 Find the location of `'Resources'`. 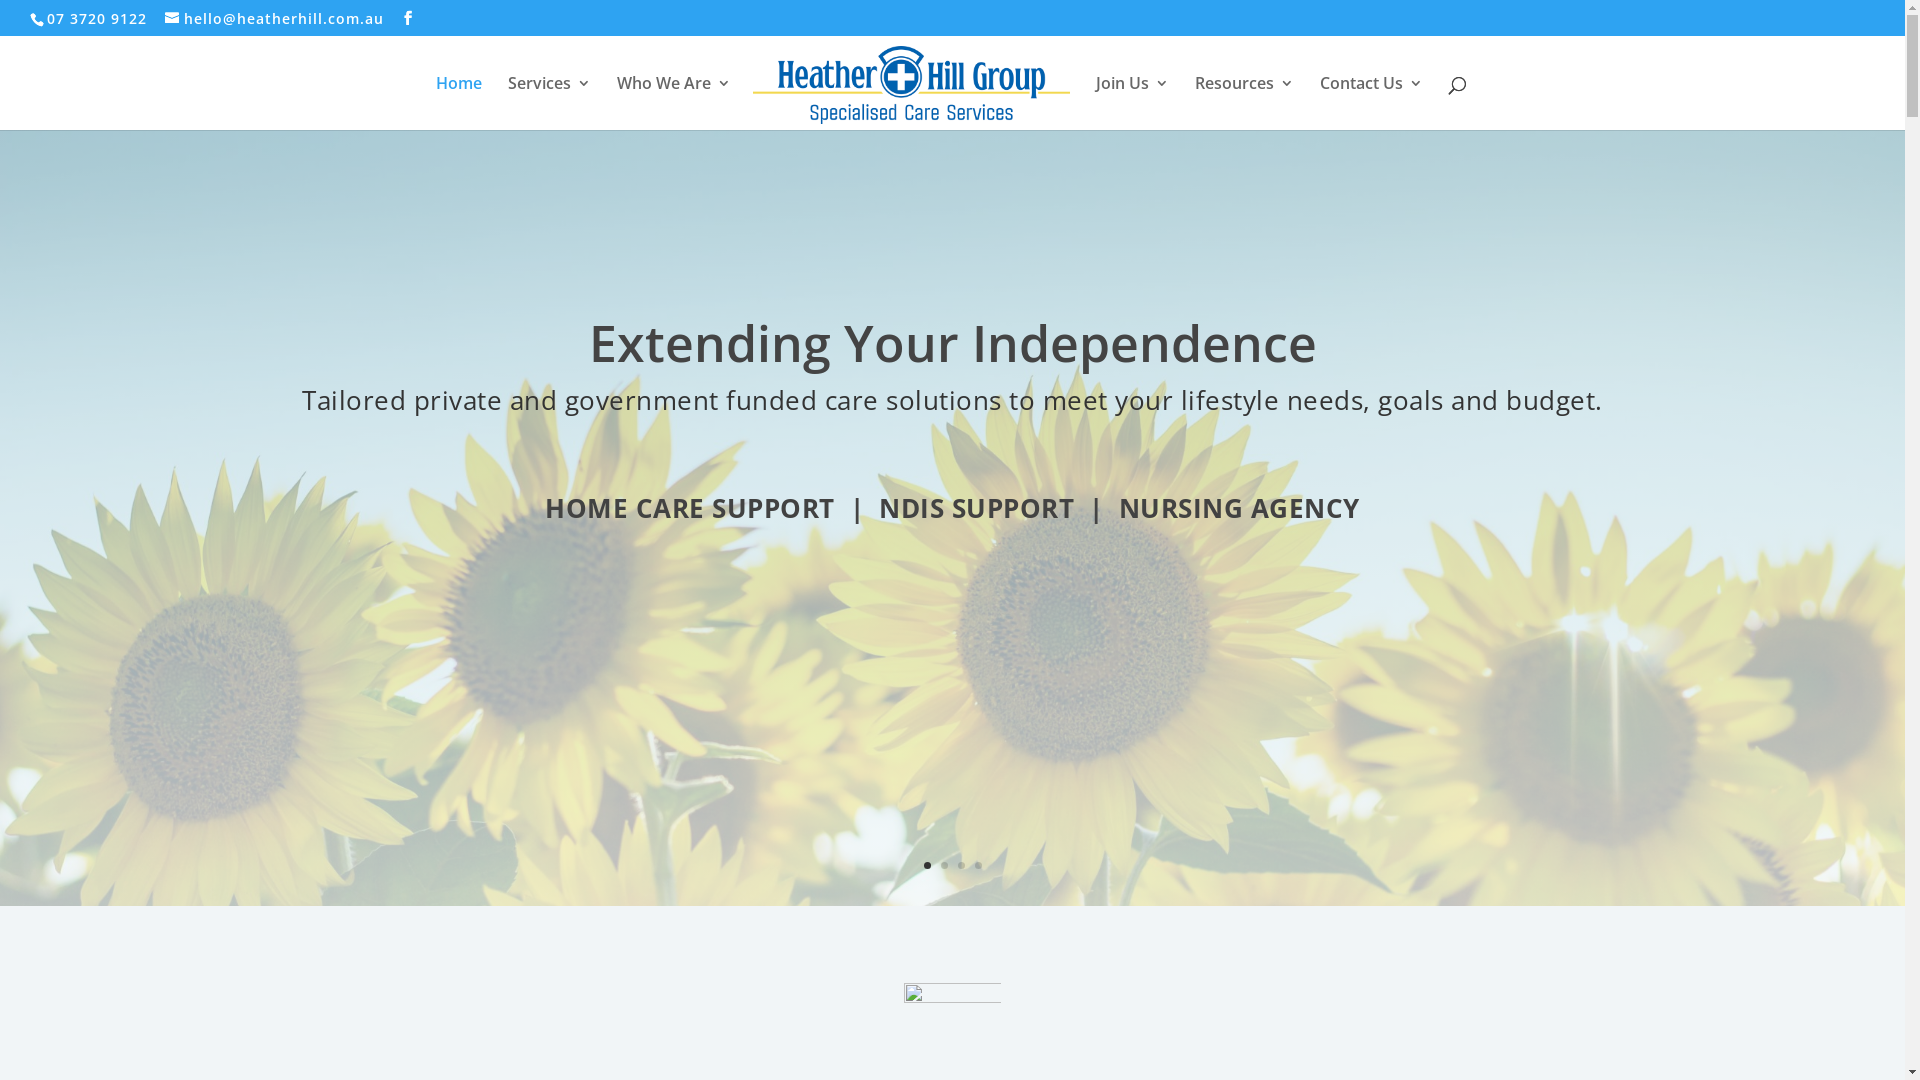

'Resources' is located at coordinates (1243, 103).